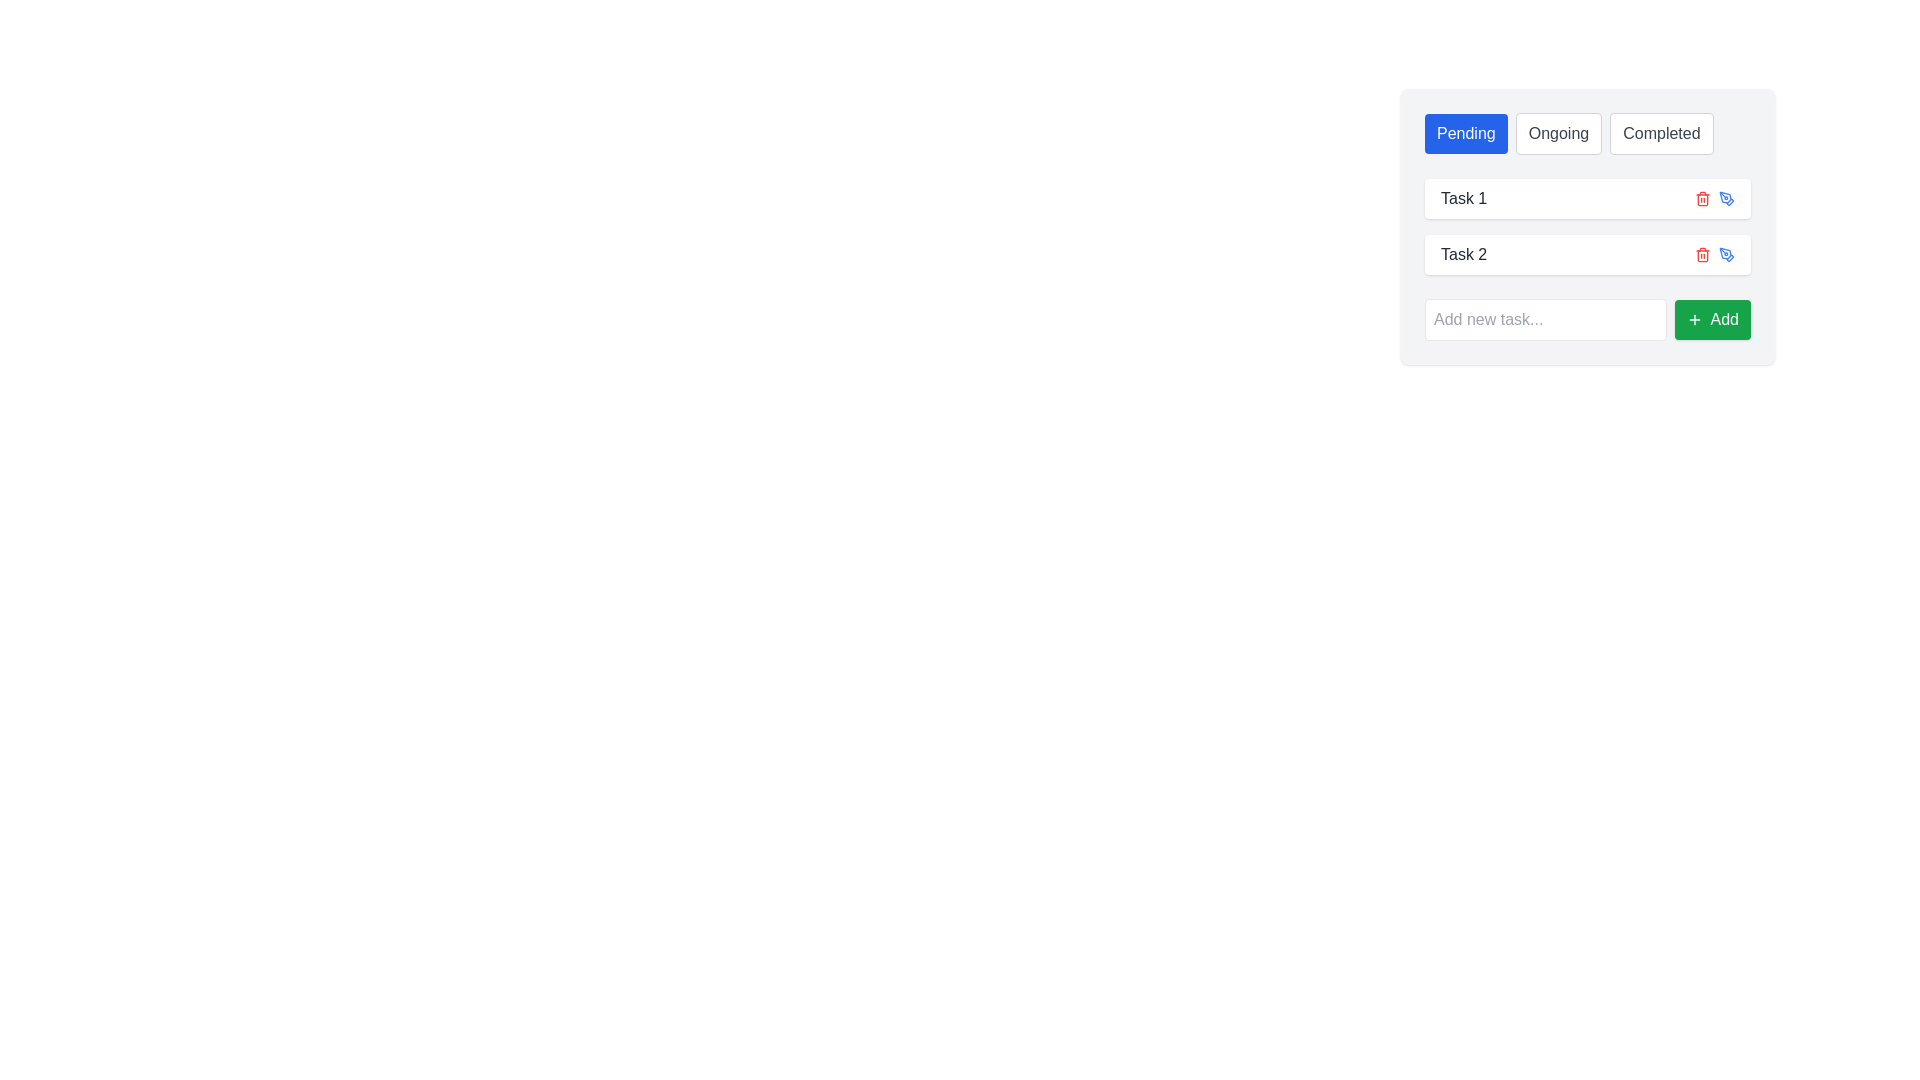  I want to click on the blue icon button that resembles a tool pen, located to the right of the second task in the task list, so click(1726, 199).